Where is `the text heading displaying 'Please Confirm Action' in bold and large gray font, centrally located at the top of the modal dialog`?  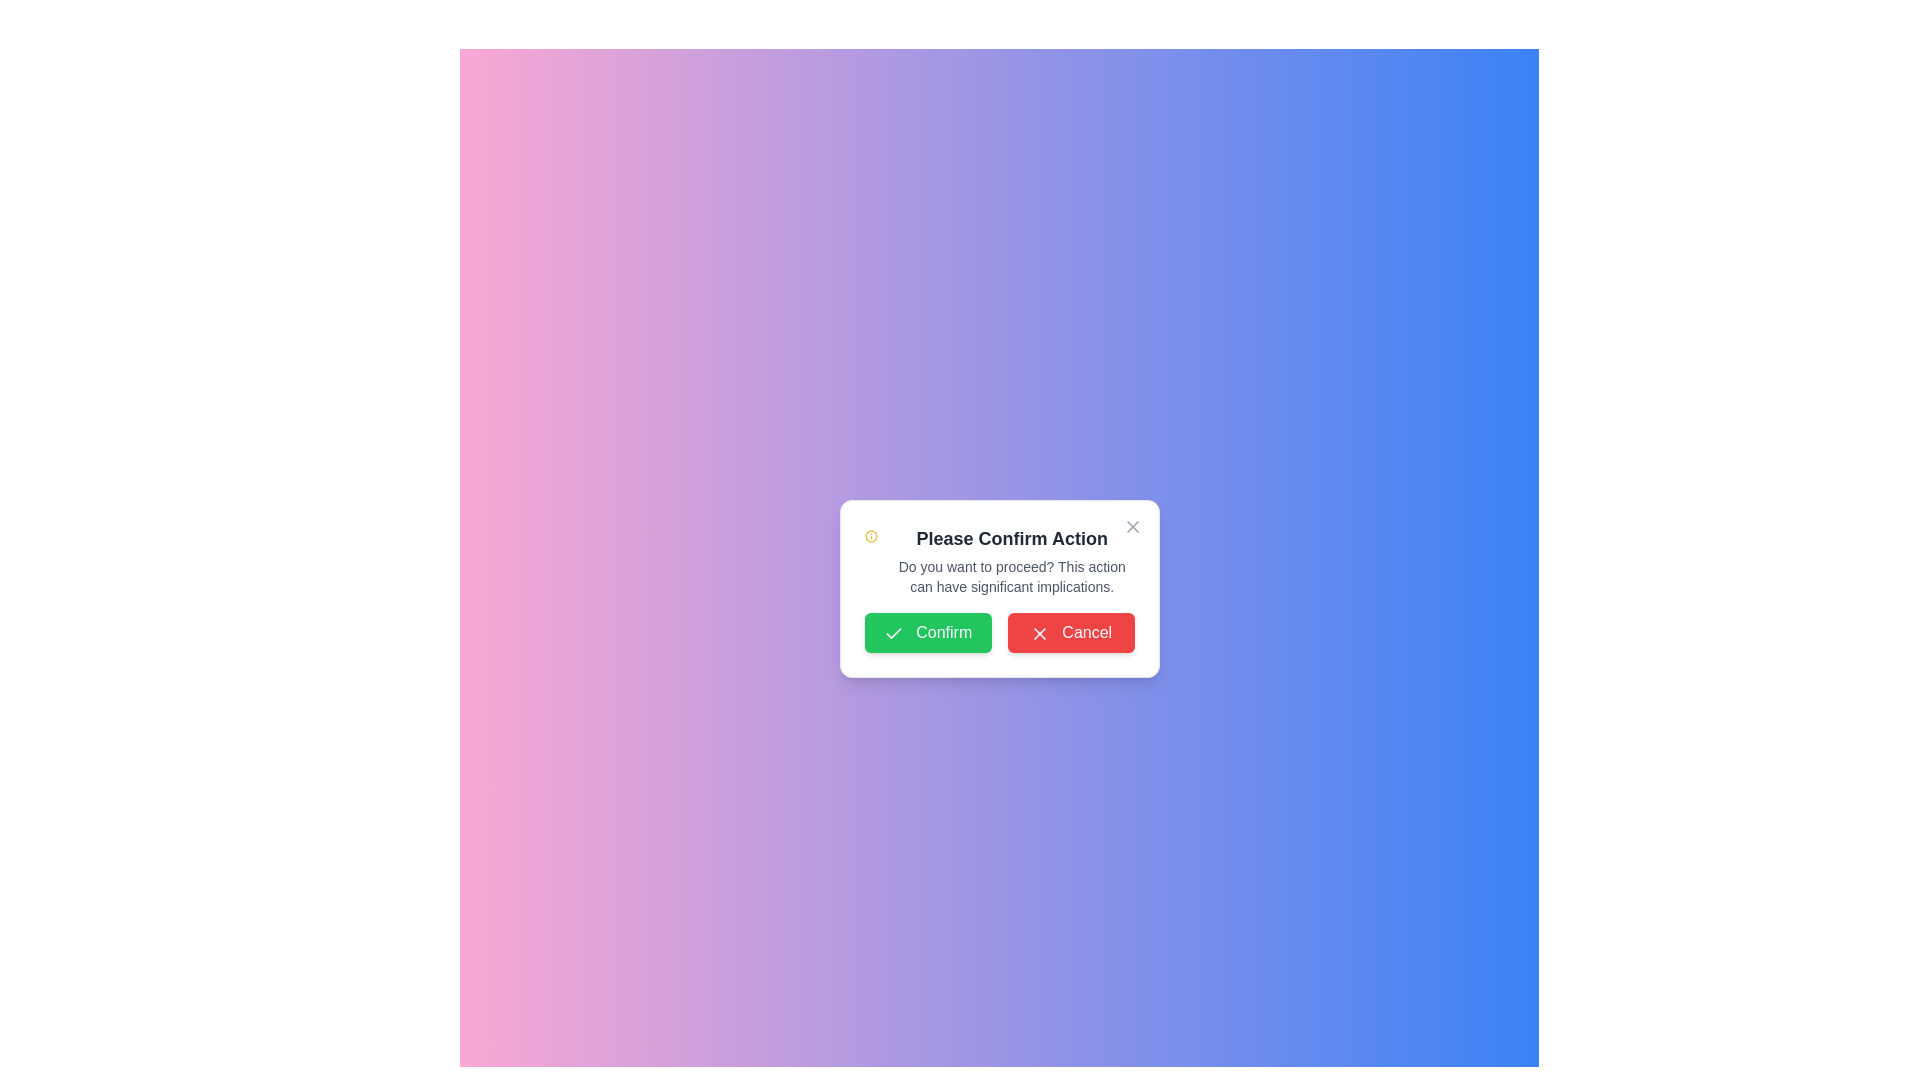 the text heading displaying 'Please Confirm Action' in bold and large gray font, centrally located at the top of the modal dialog is located at coordinates (1012, 538).